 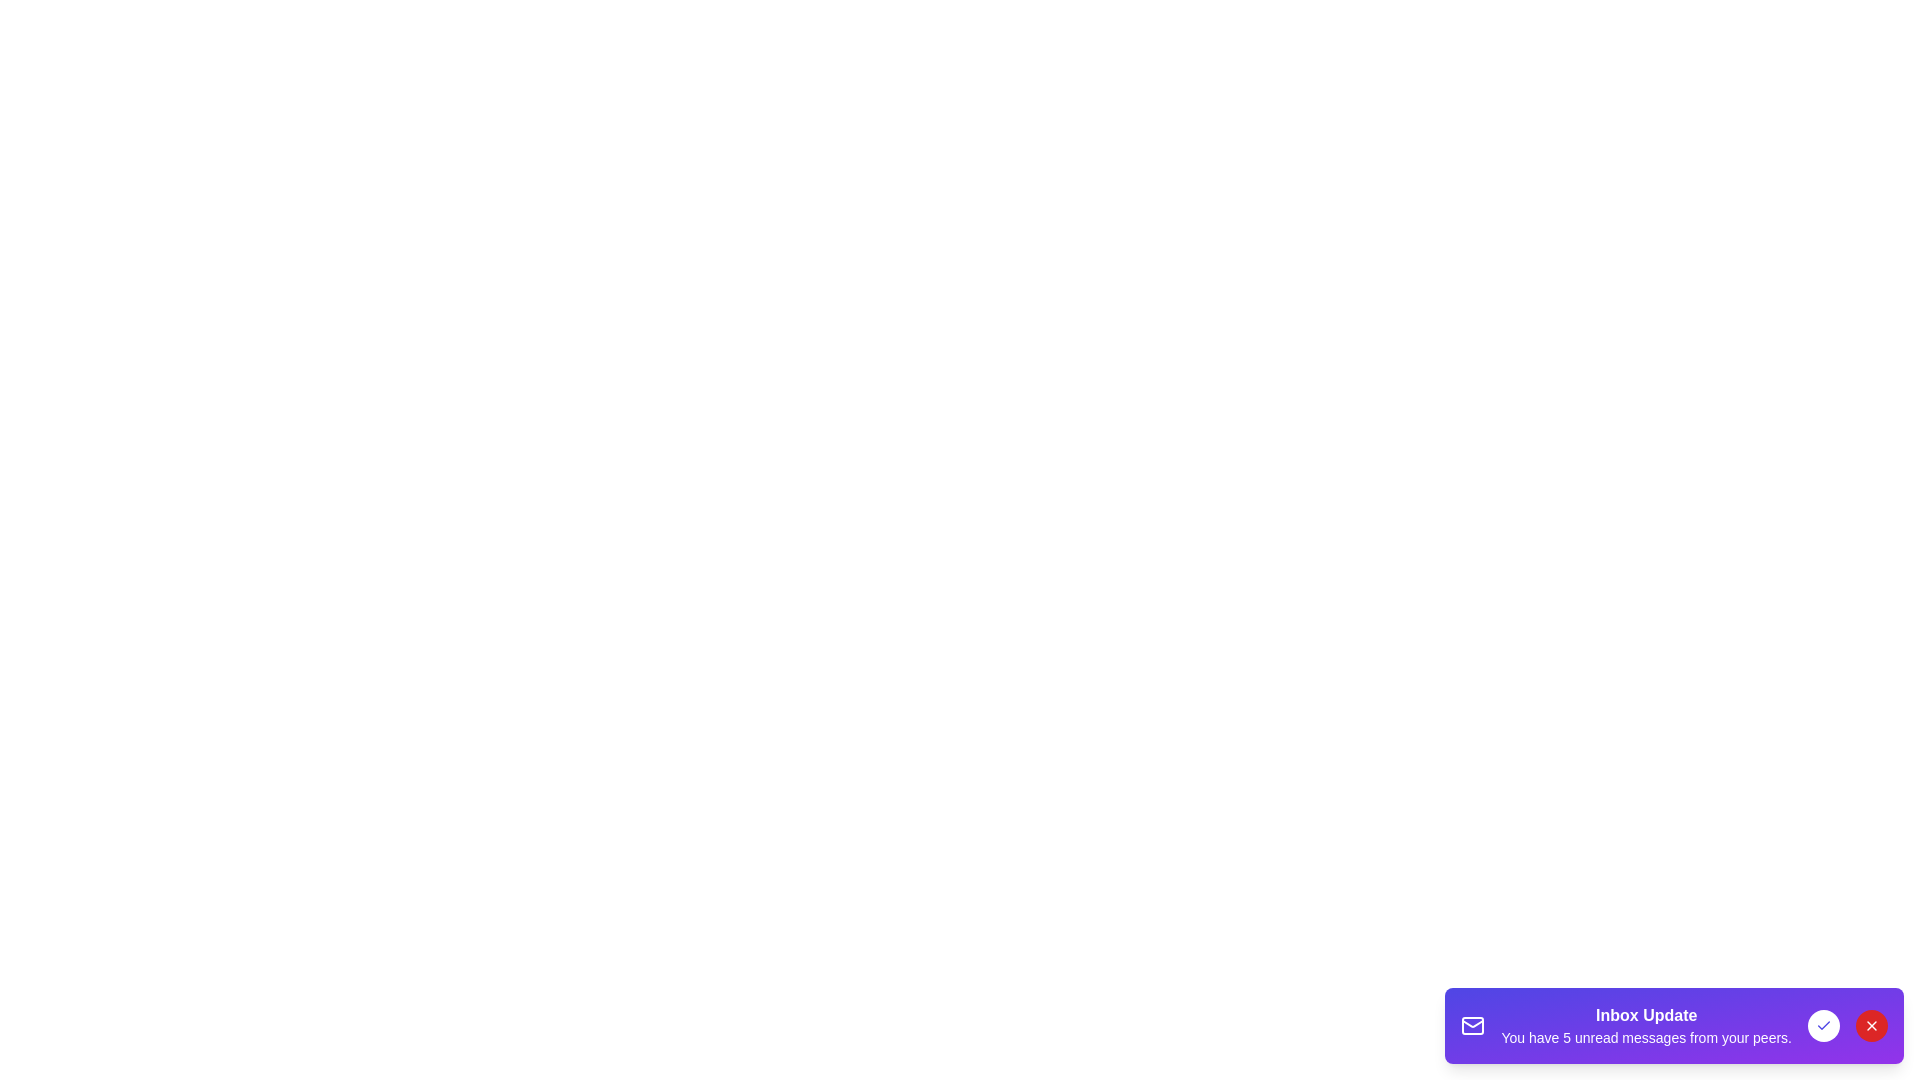 What do you see at coordinates (1824, 1026) in the screenshot?
I see `'Mark as Read' button to mark the notification as read` at bounding box center [1824, 1026].